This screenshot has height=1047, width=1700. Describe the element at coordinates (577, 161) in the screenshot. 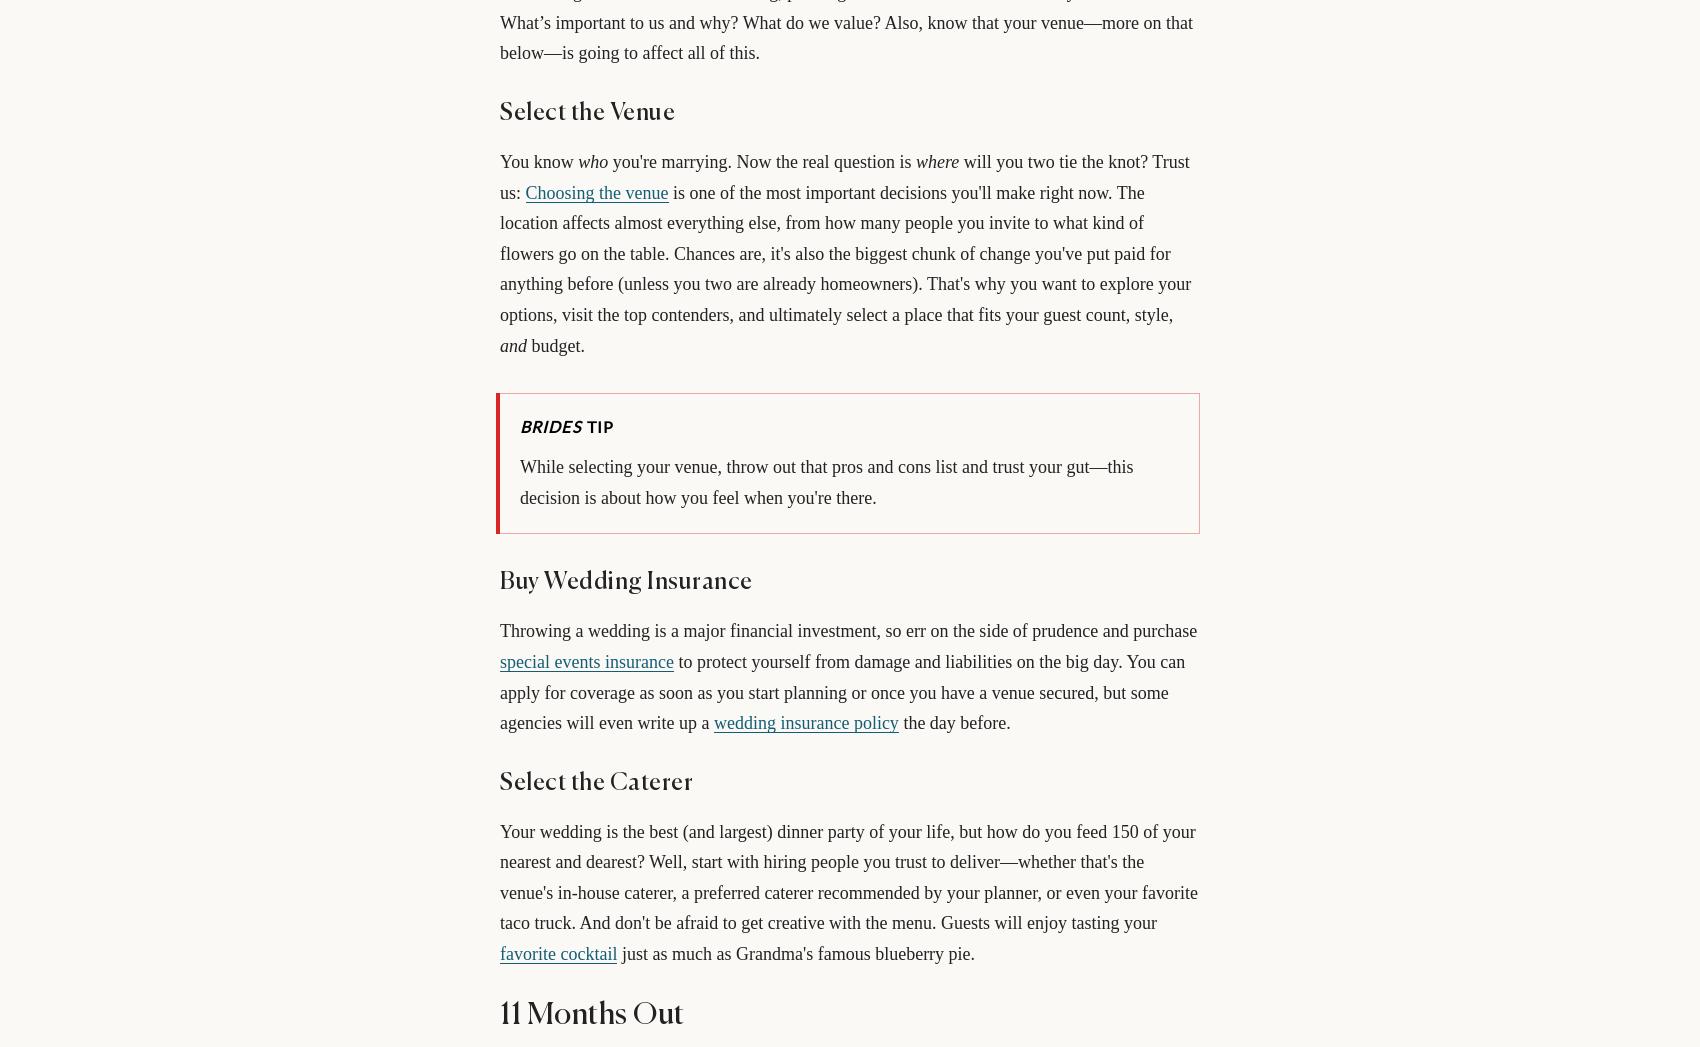

I see `'who'` at that location.